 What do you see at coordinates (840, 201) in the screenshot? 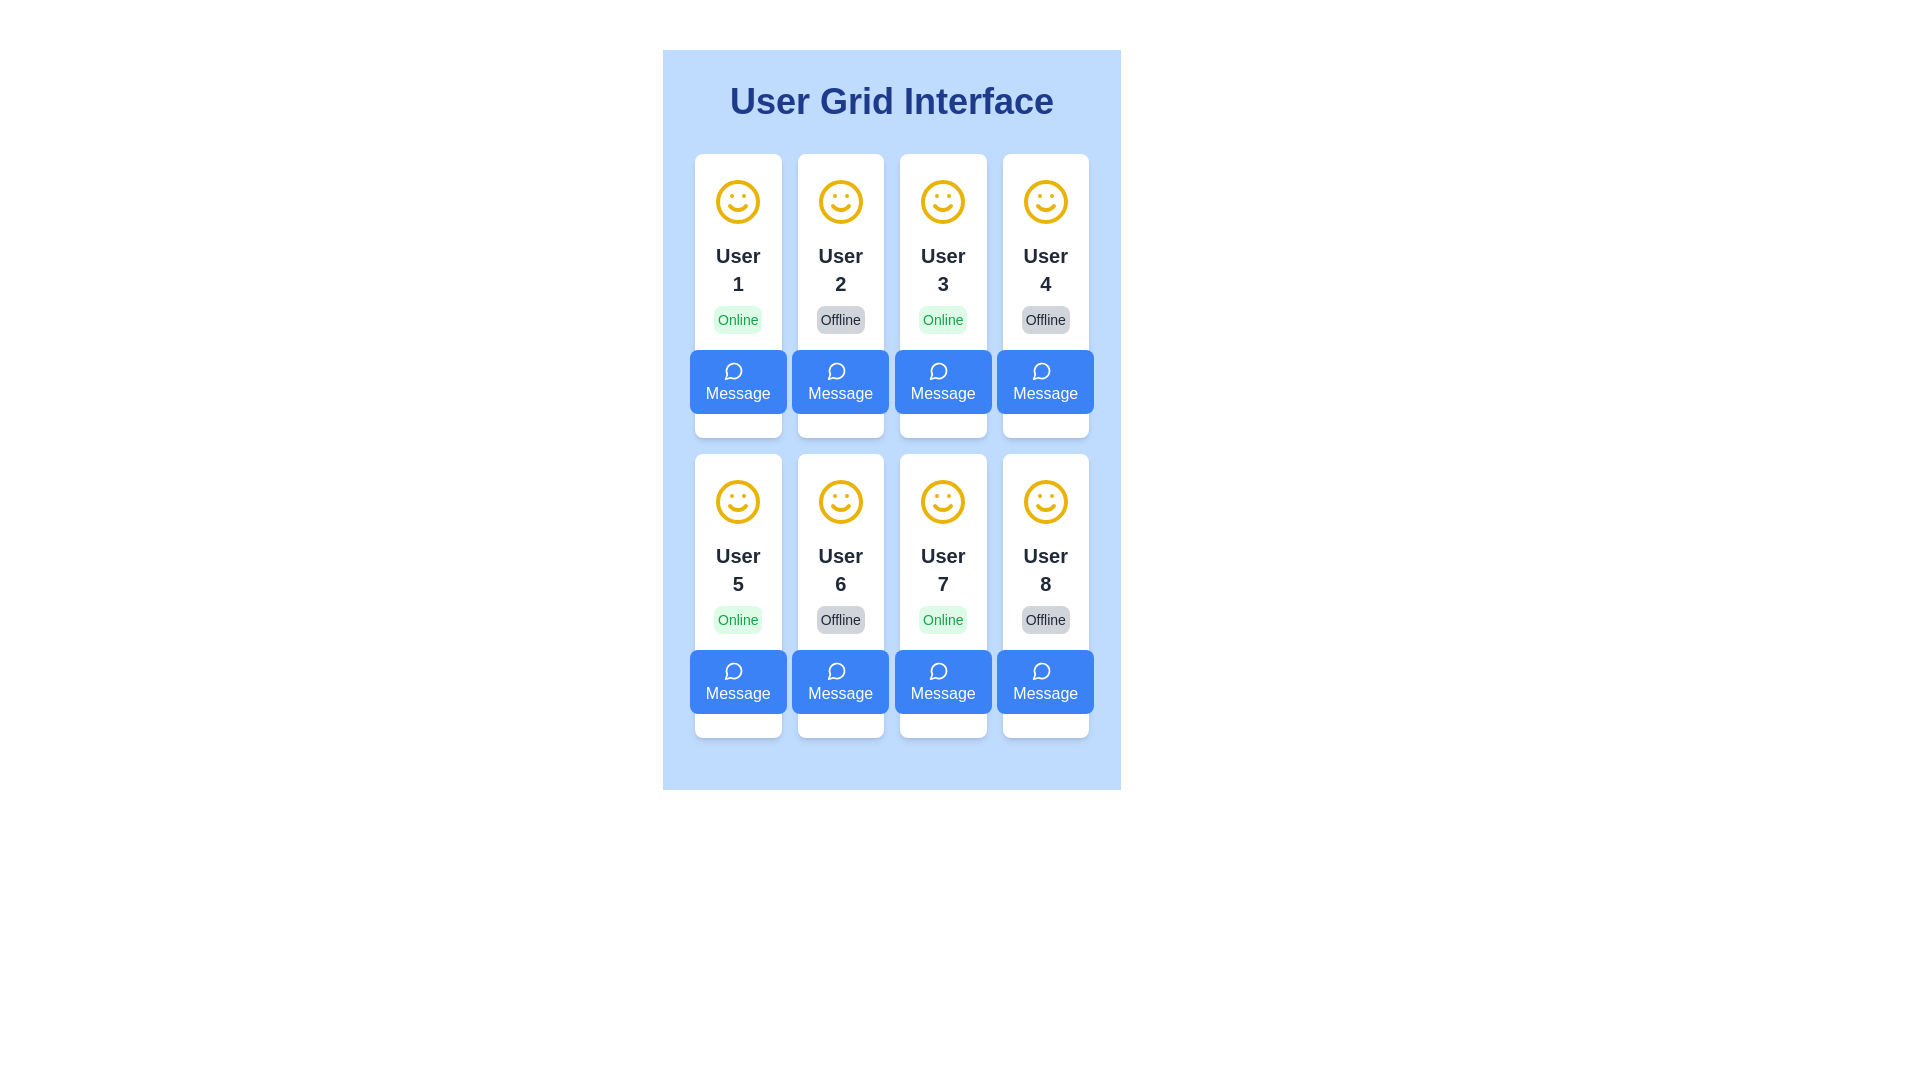
I see `the circular smiley face icon with a yellow outline, positioned above the text 'User 2' in the user card layout` at bounding box center [840, 201].